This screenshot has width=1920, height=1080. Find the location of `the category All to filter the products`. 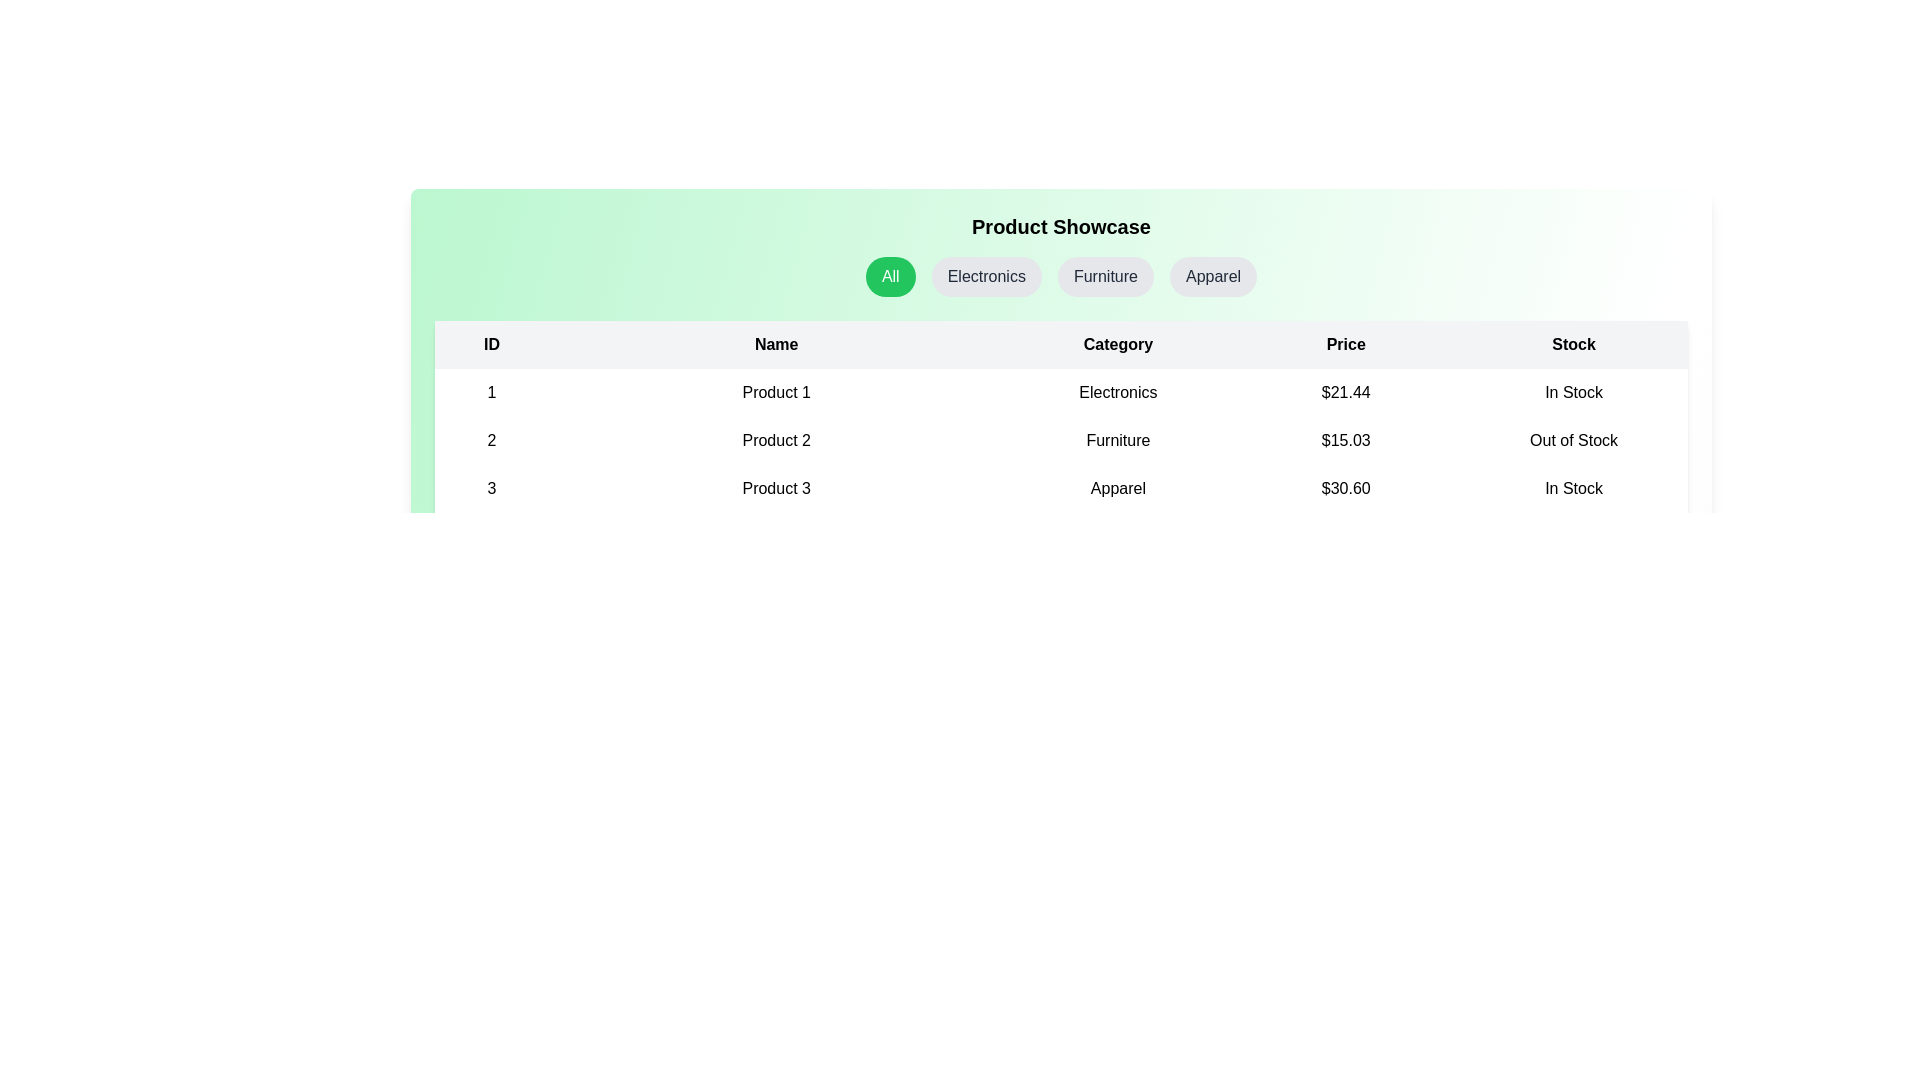

the category All to filter the products is located at coordinates (888, 277).